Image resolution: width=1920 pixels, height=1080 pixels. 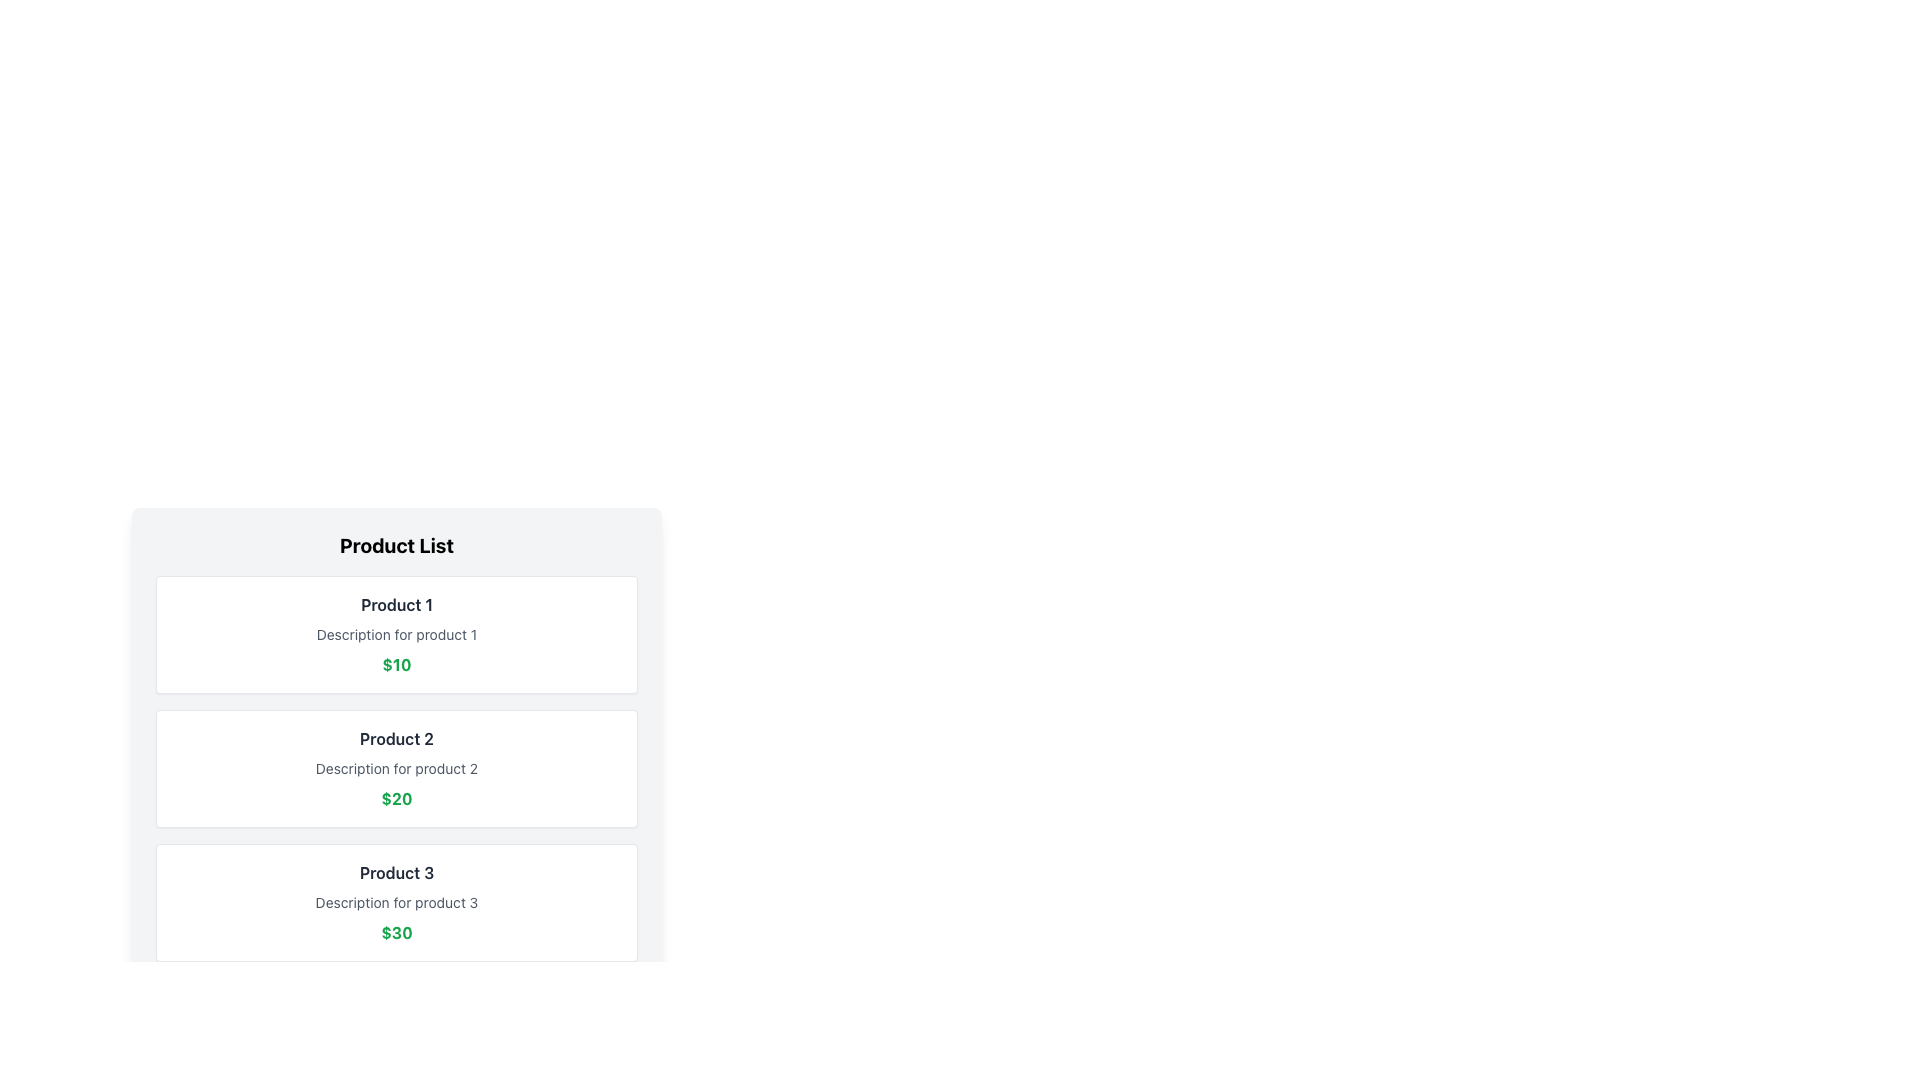 What do you see at coordinates (397, 635) in the screenshot?
I see `the first card in the product list, which displays 'Product 1', 'Description for product 1', and '$10'` at bounding box center [397, 635].